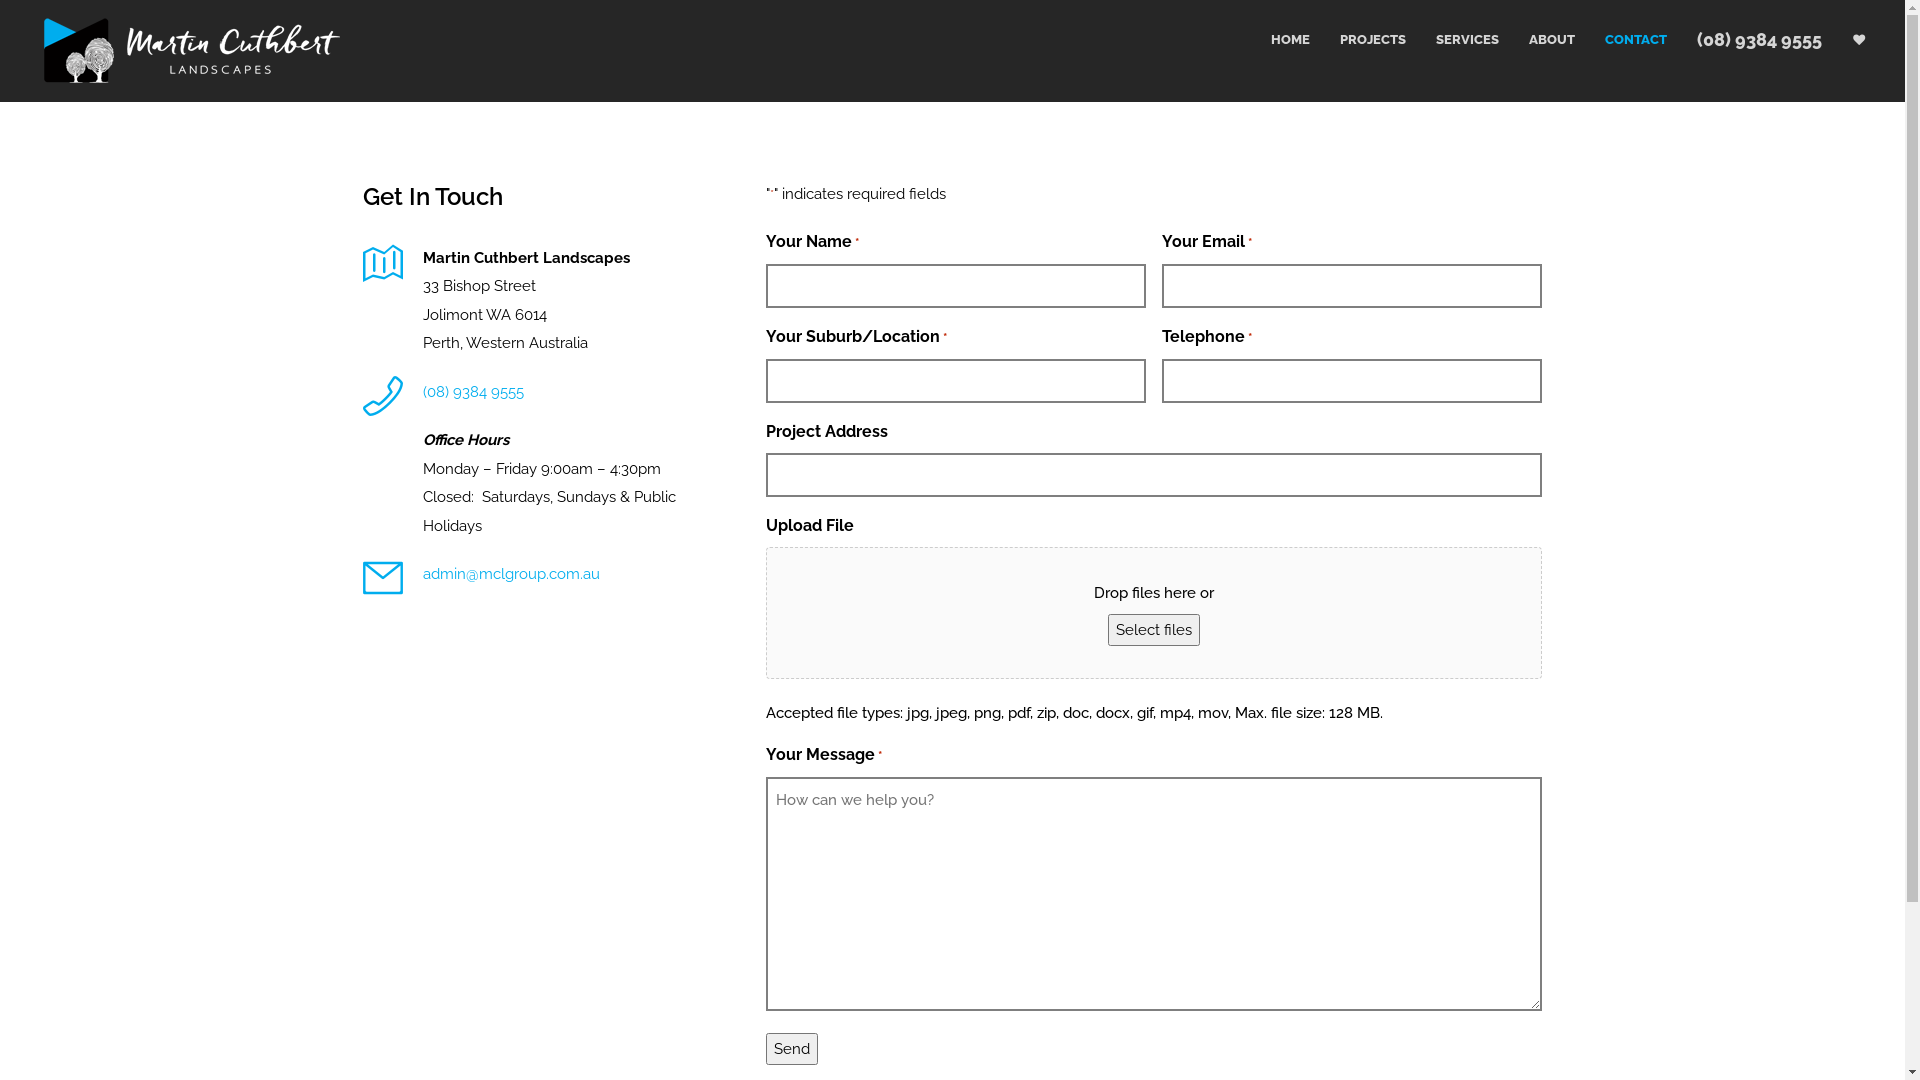 The image size is (1920, 1080). I want to click on 'Send', so click(765, 1047).